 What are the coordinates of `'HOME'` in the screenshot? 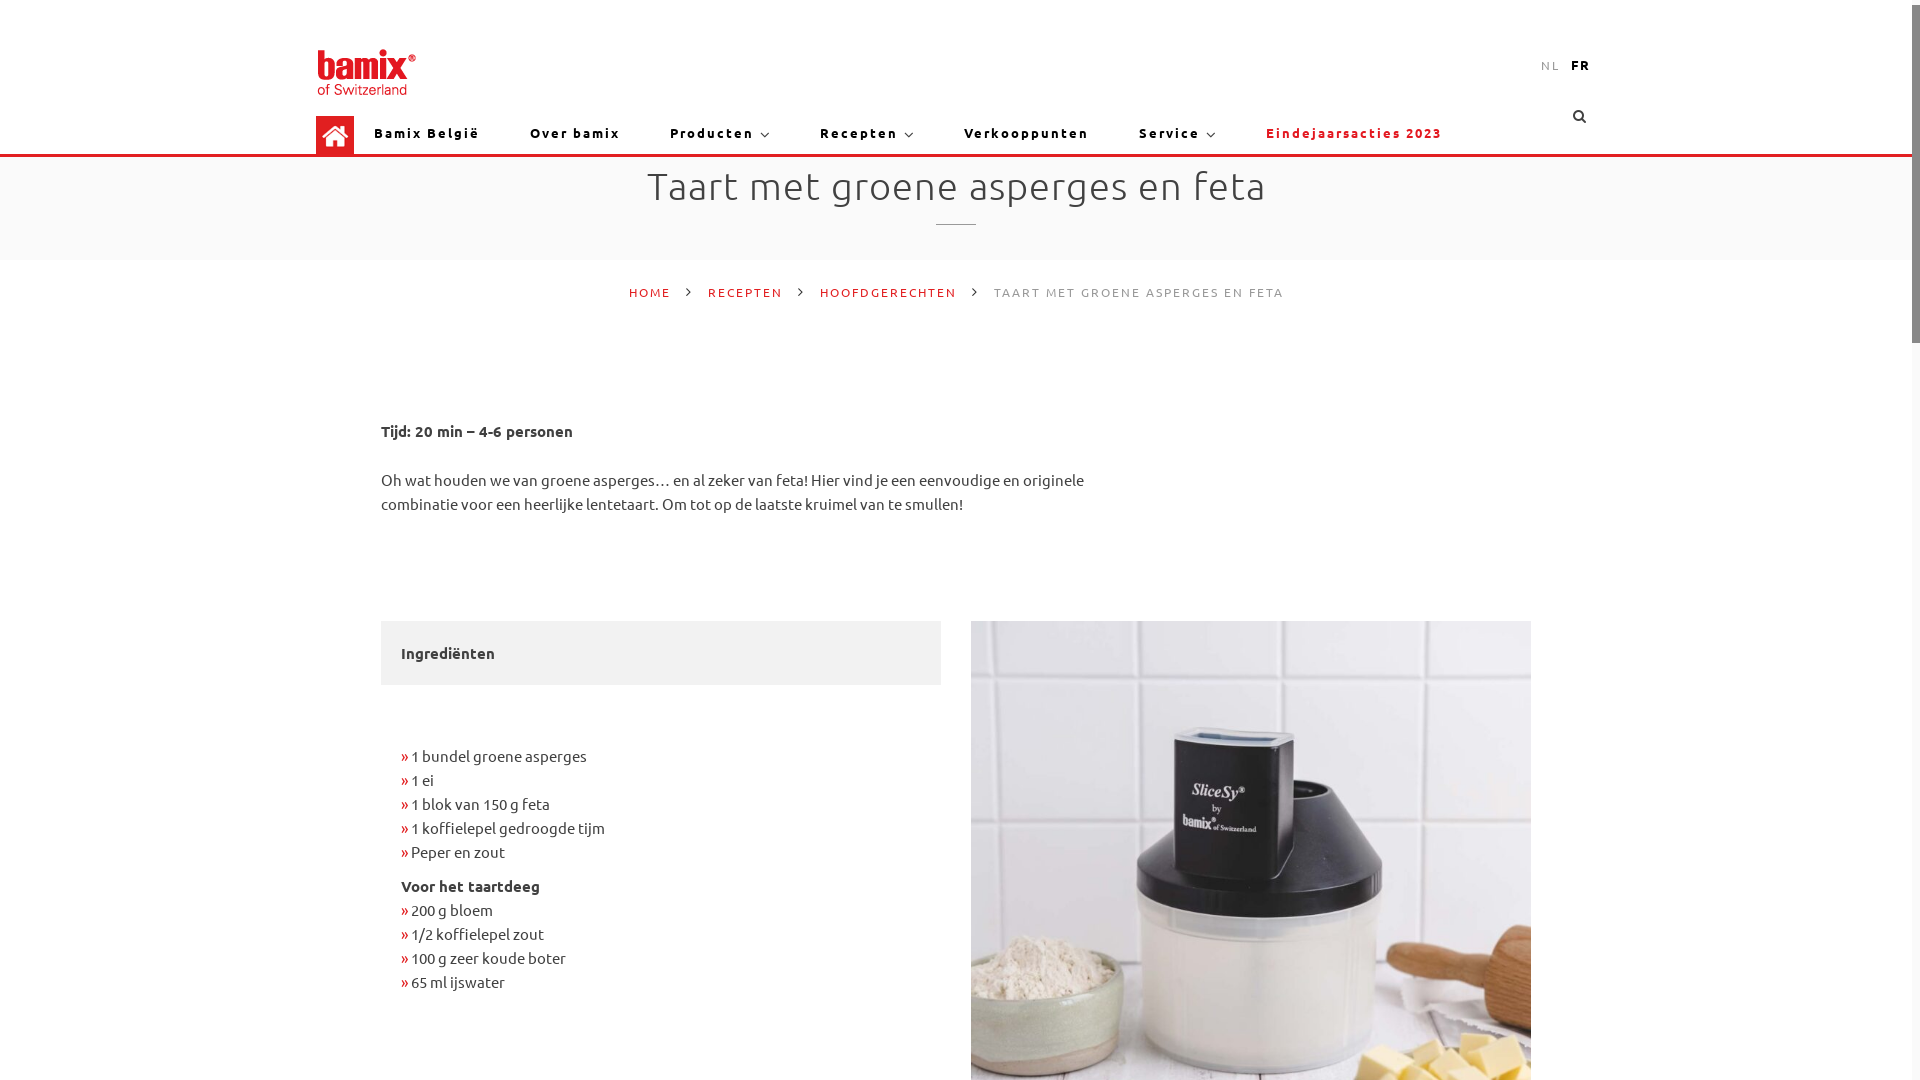 It's located at (648, 292).